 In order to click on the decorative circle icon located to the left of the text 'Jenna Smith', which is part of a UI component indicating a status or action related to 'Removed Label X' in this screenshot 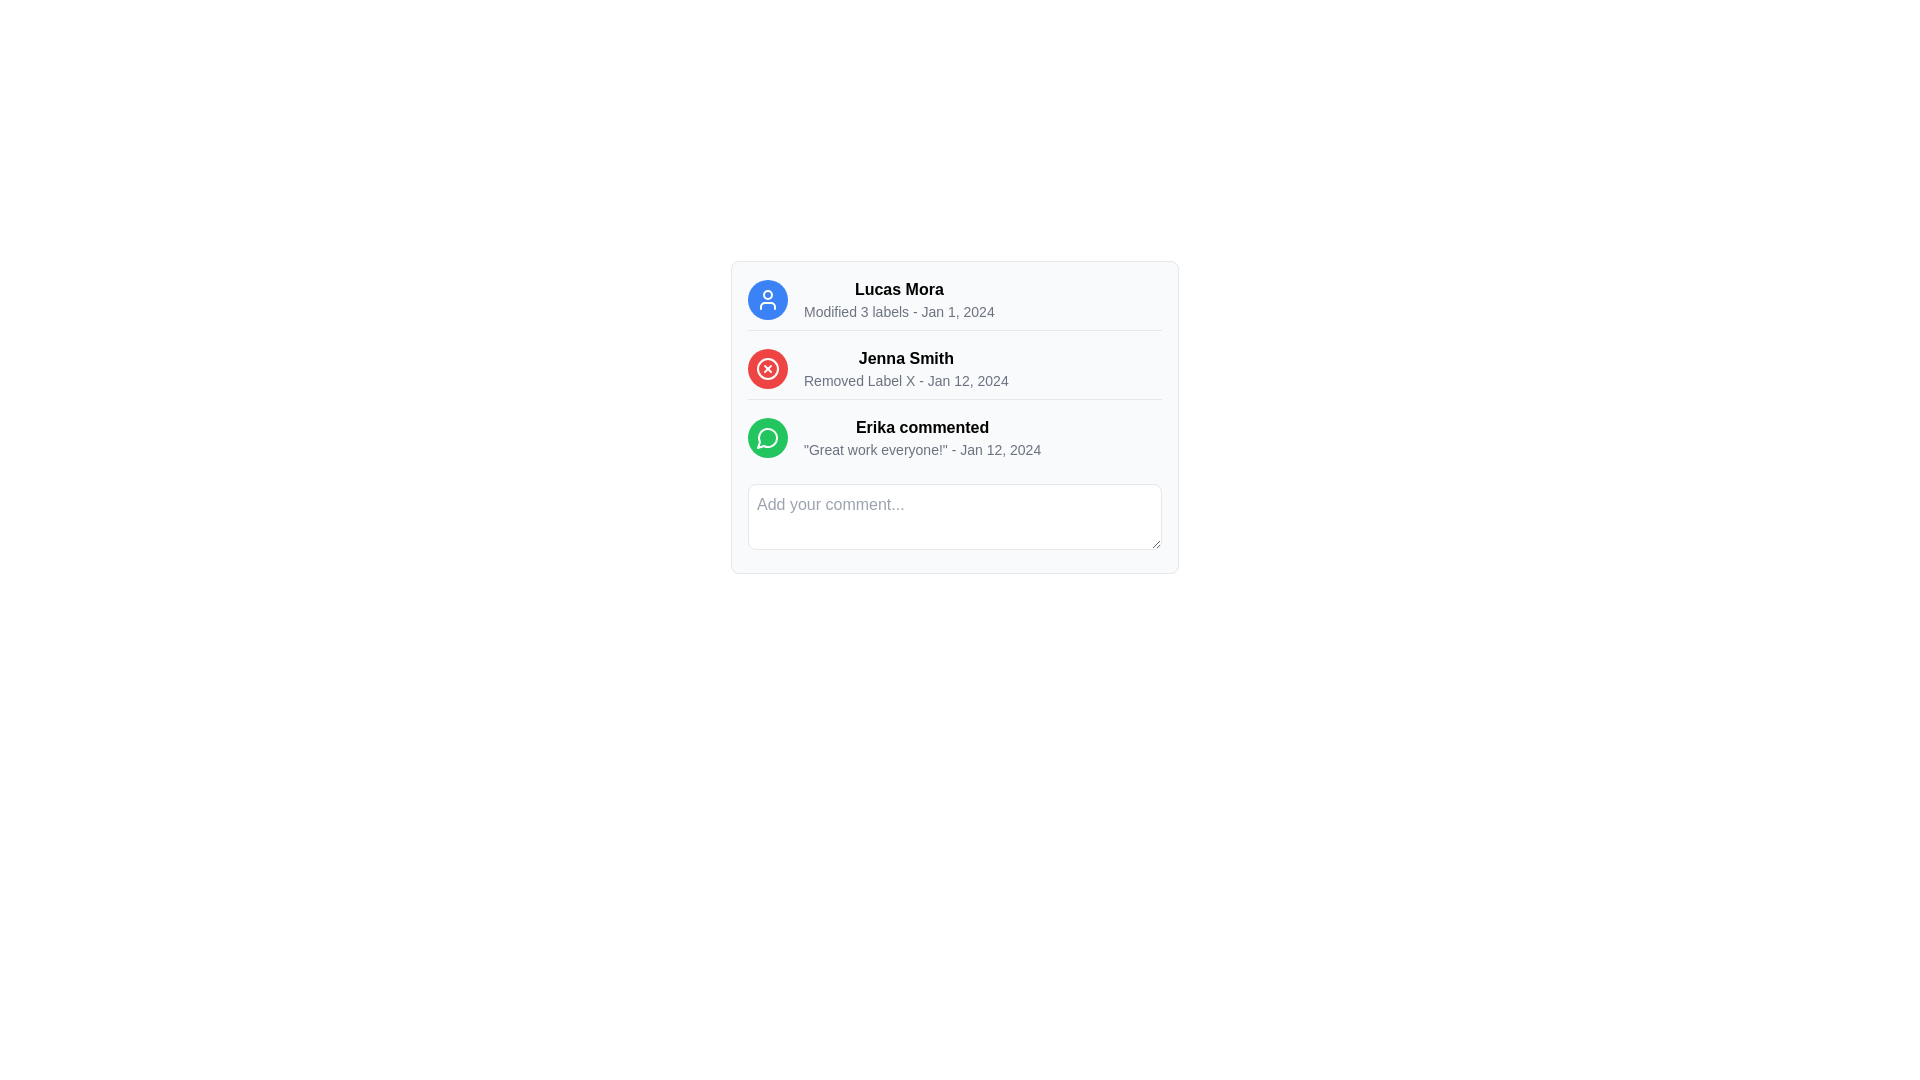, I will do `click(767, 369)`.